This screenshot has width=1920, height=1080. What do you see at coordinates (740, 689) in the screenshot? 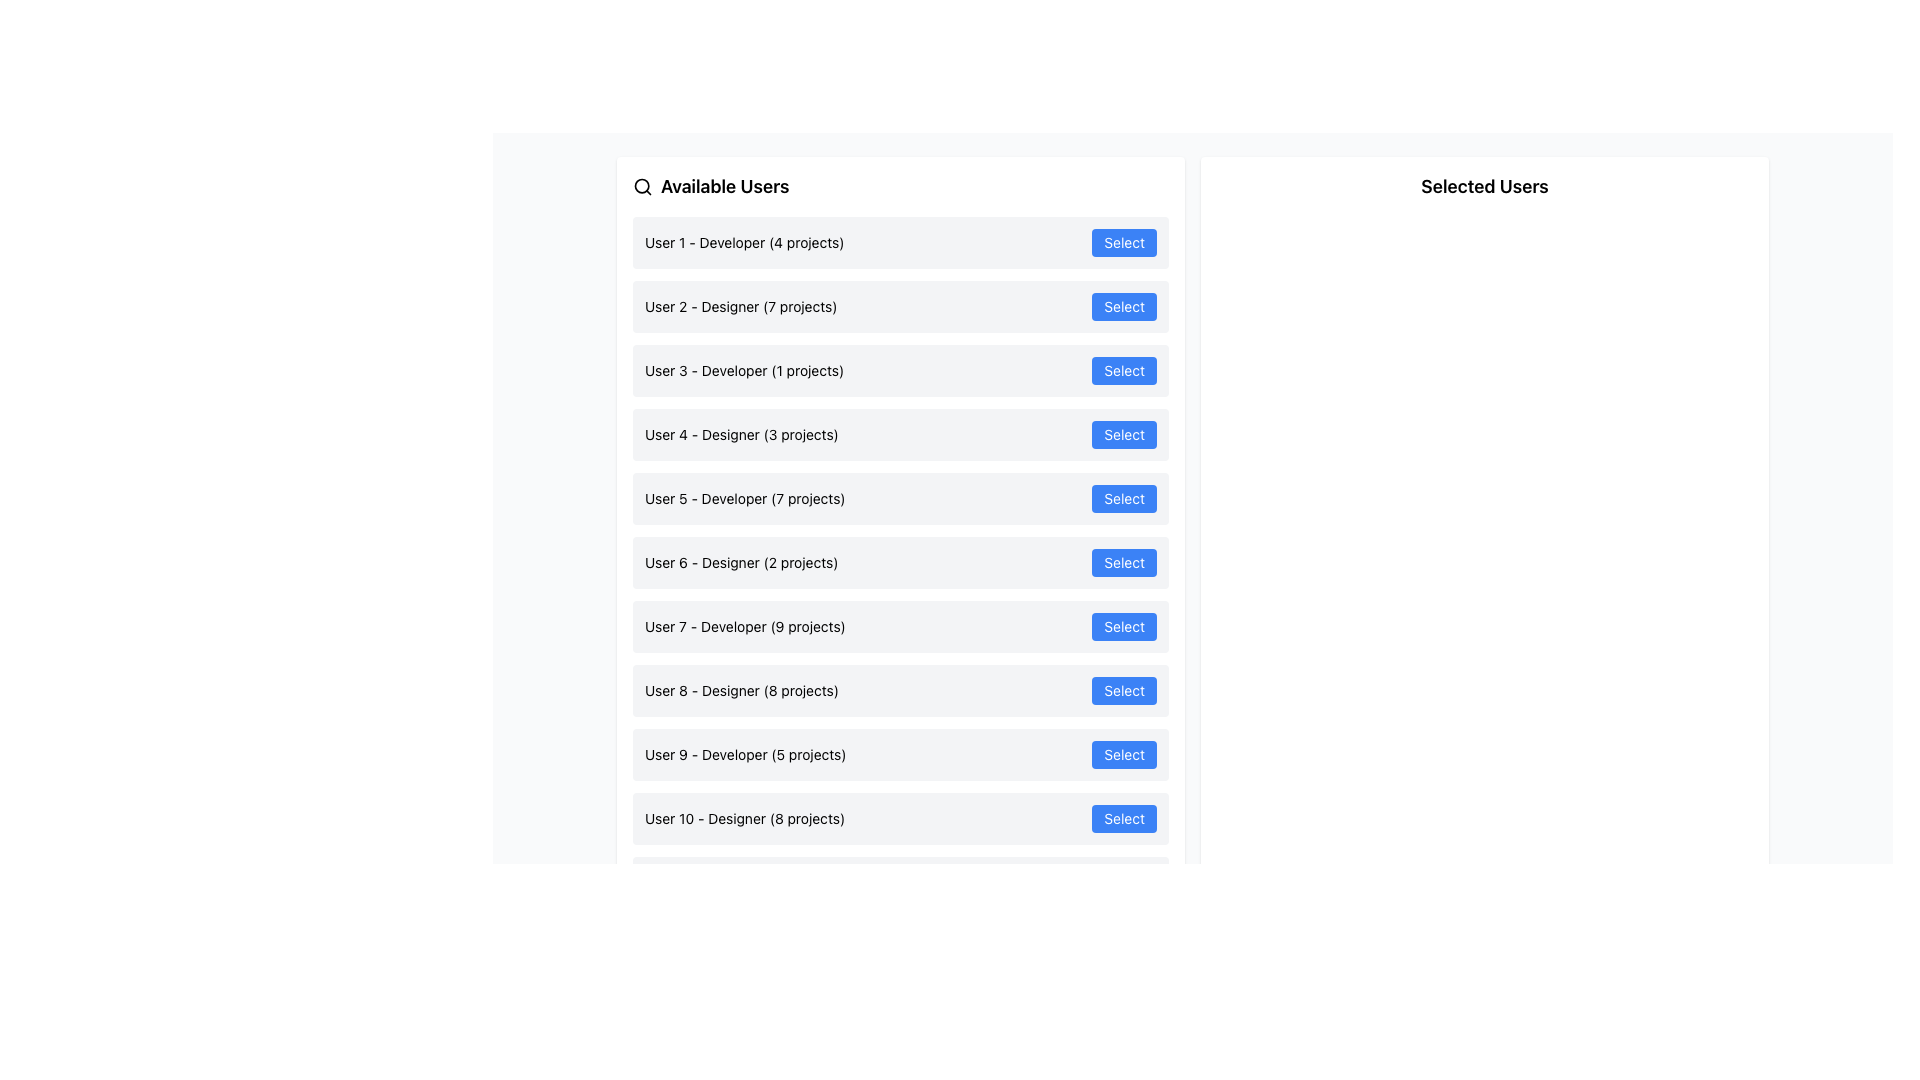
I see `the text label displaying 'User 8 - Designer (8 projects)' in the 'Available Users' section, which is styled in black on a light gray background and is located to the left of the 'Select' button` at bounding box center [740, 689].